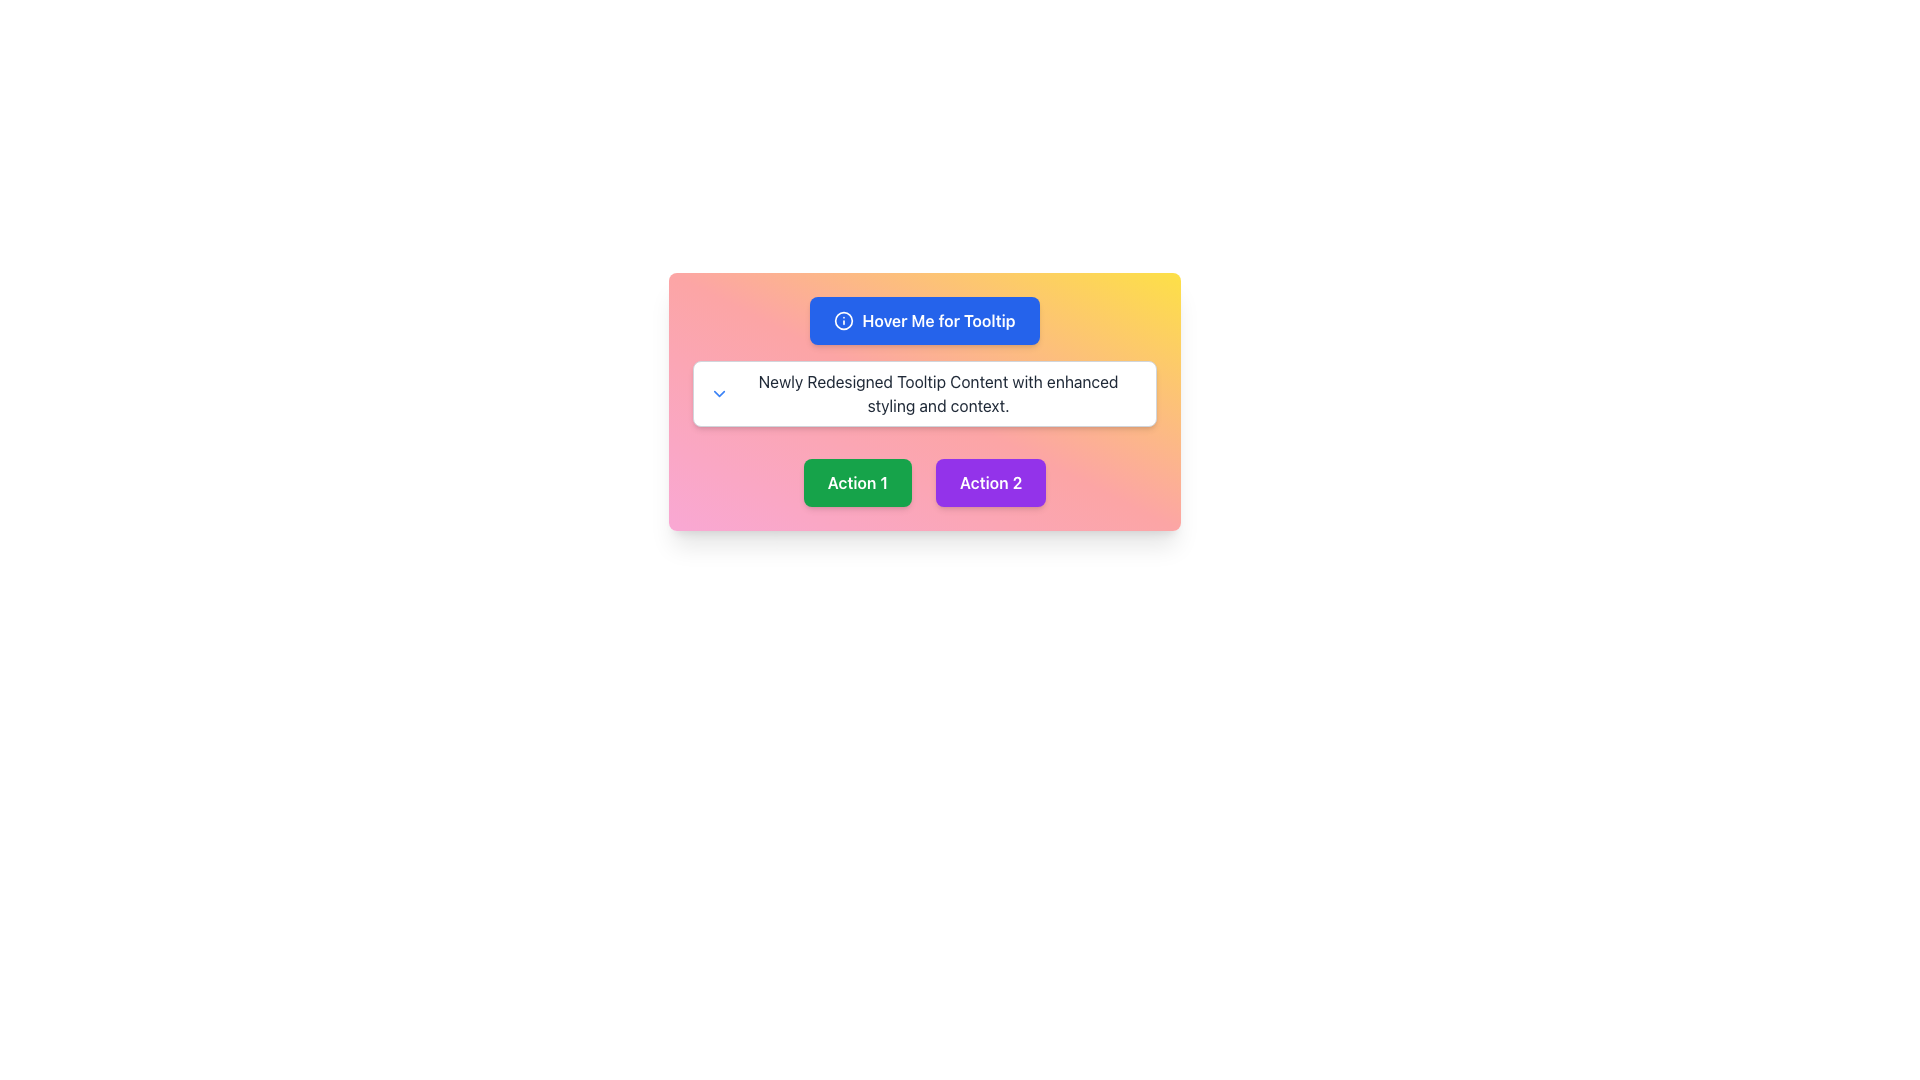 This screenshot has width=1920, height=1080. I want to click on the SVG Circle Component, which serves as a graphical element of an information icon located in the header section of the card, so click(844, 319).